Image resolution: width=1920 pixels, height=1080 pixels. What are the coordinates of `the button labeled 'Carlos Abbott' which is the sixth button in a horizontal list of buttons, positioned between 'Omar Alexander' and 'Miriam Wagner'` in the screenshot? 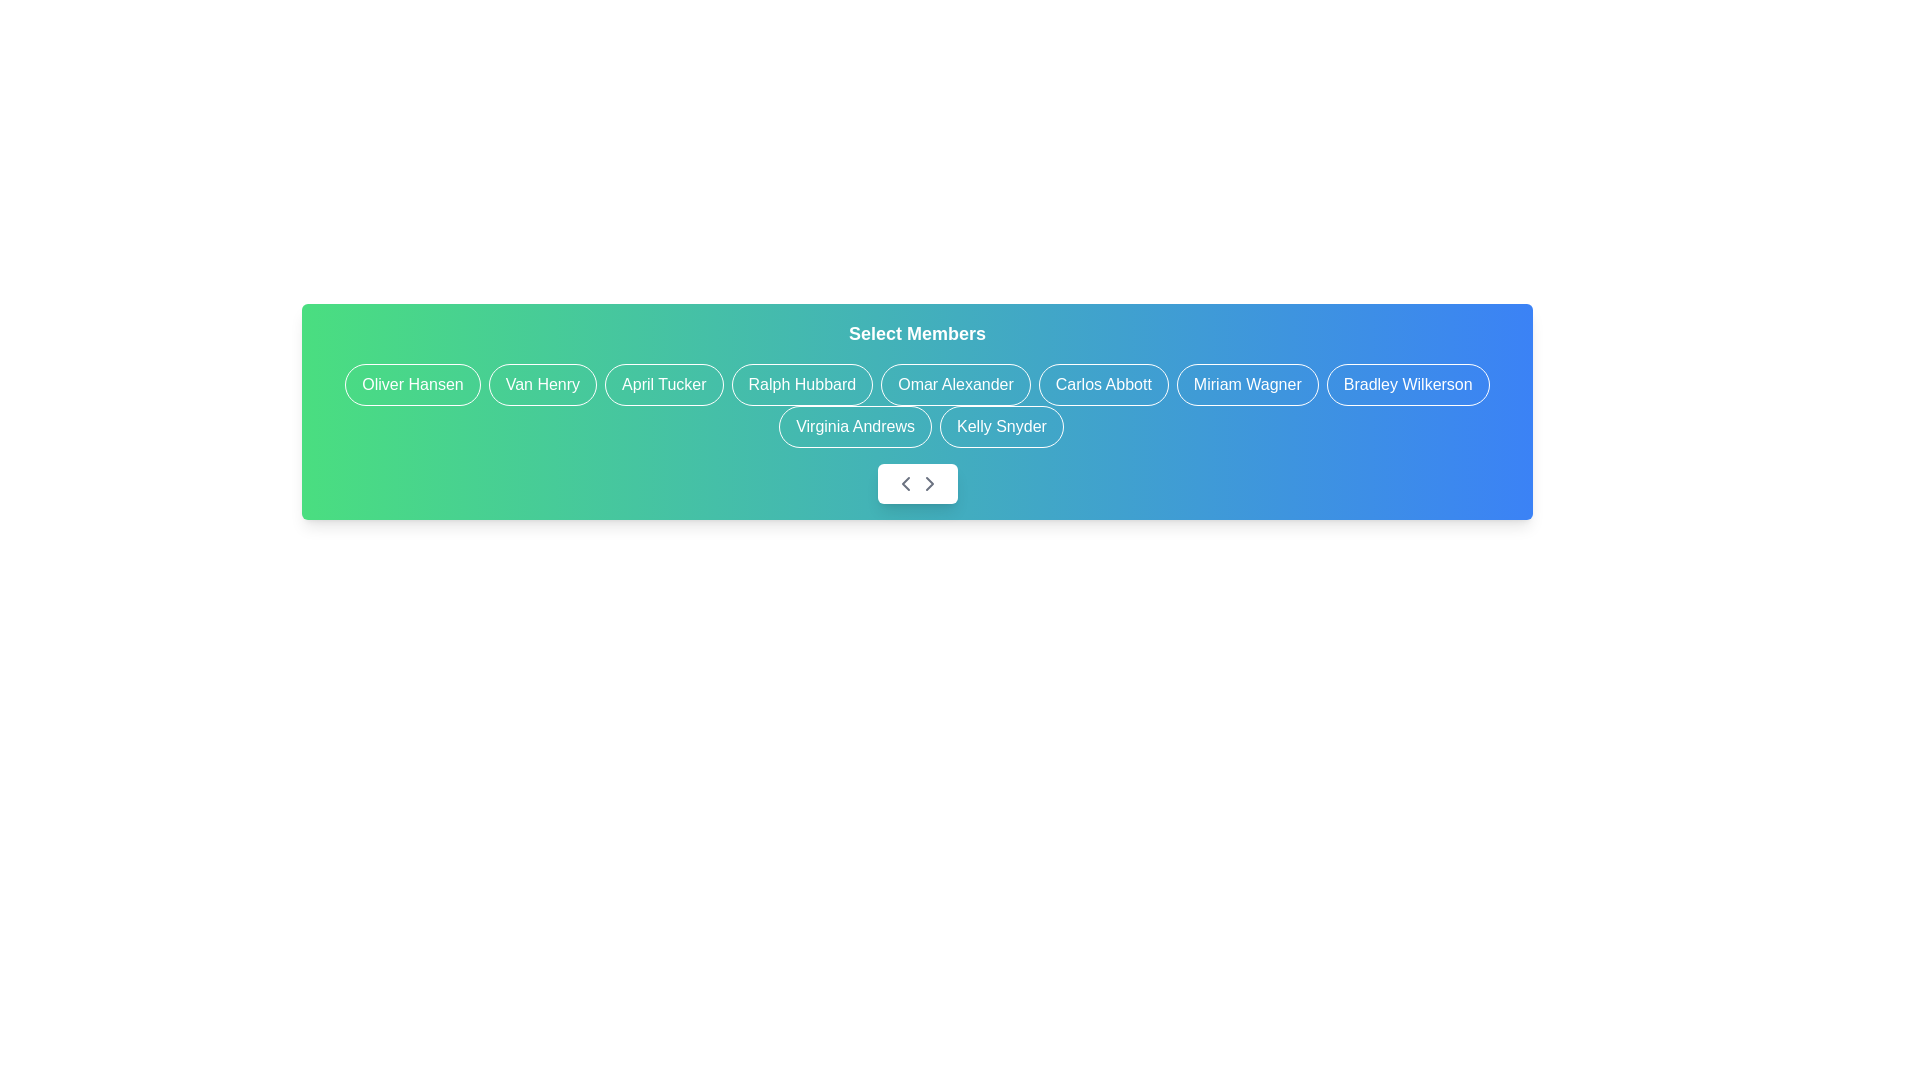 It's located at (1102, 385).